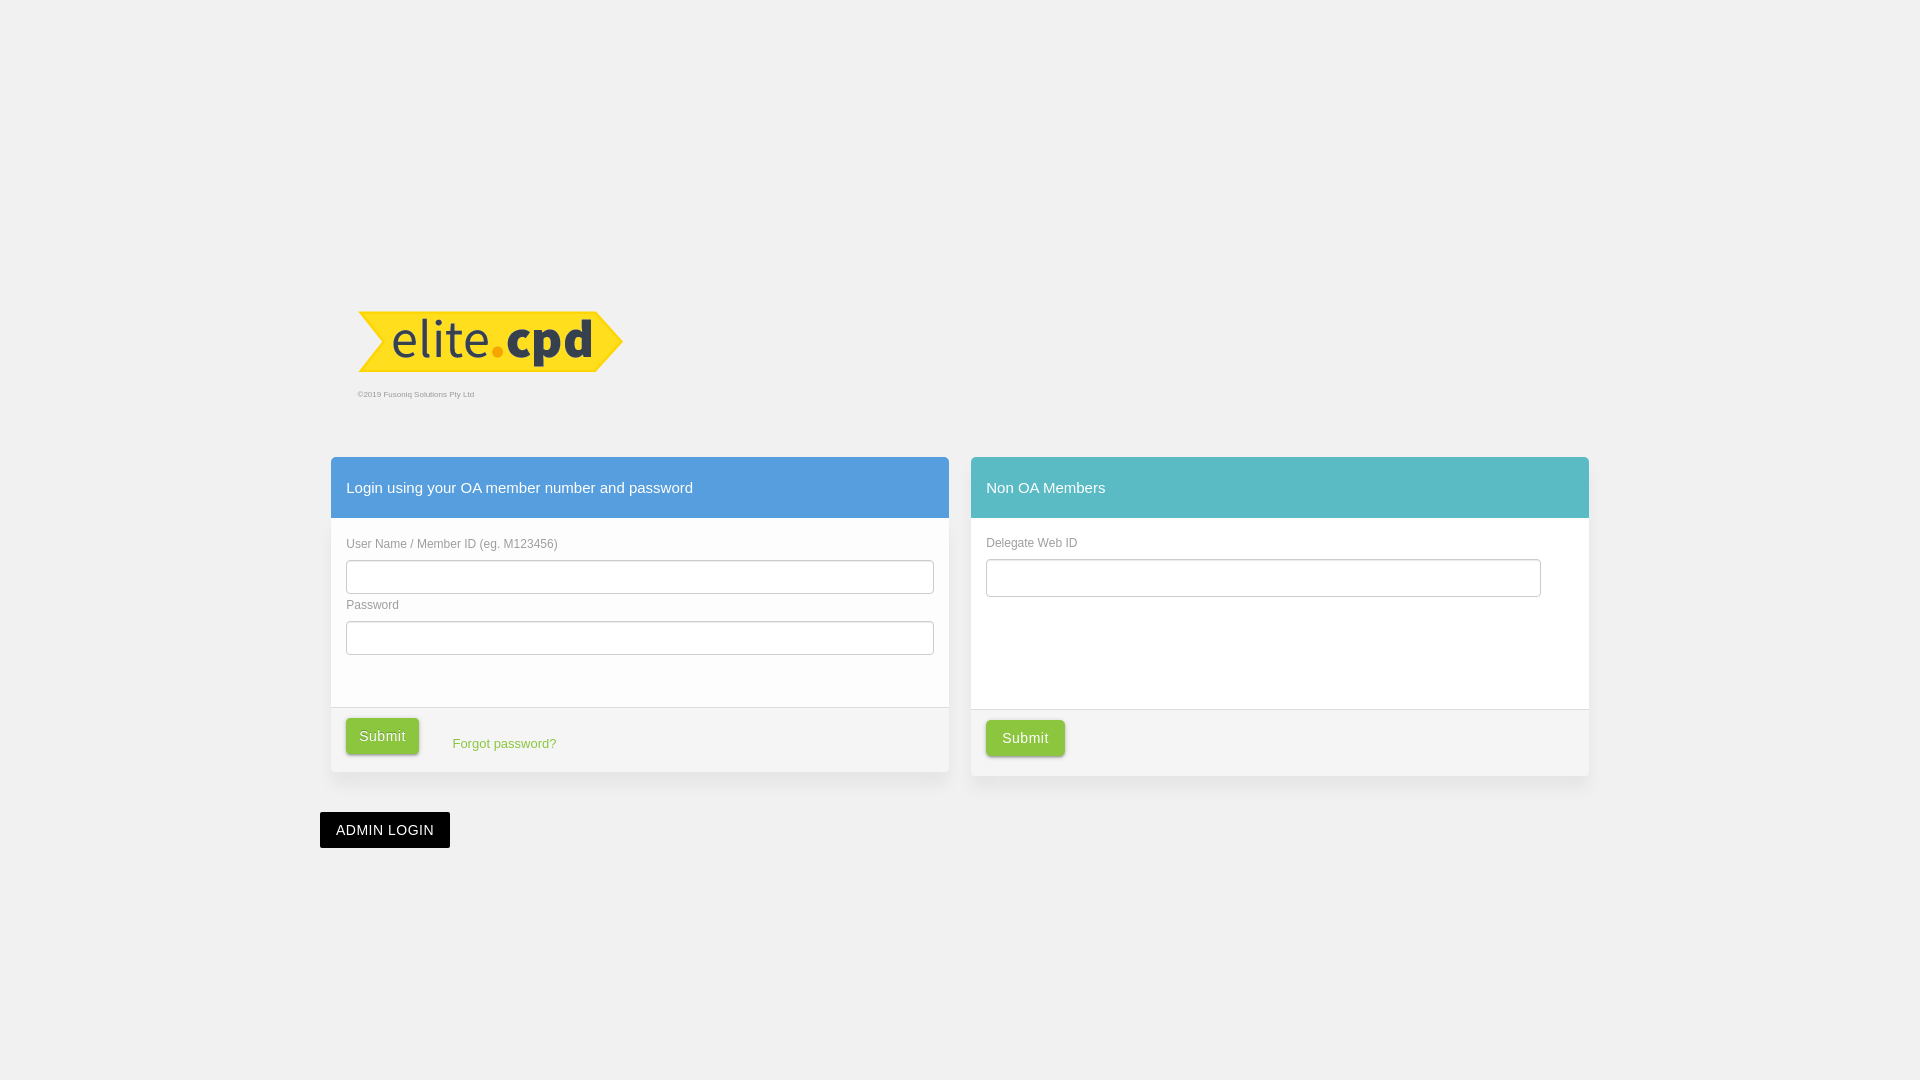 This screenshot has height=1080, width=1920. Describe the element at coordinates (449, 737) in the screenshot. I see `'Forgot password?'` at that location.